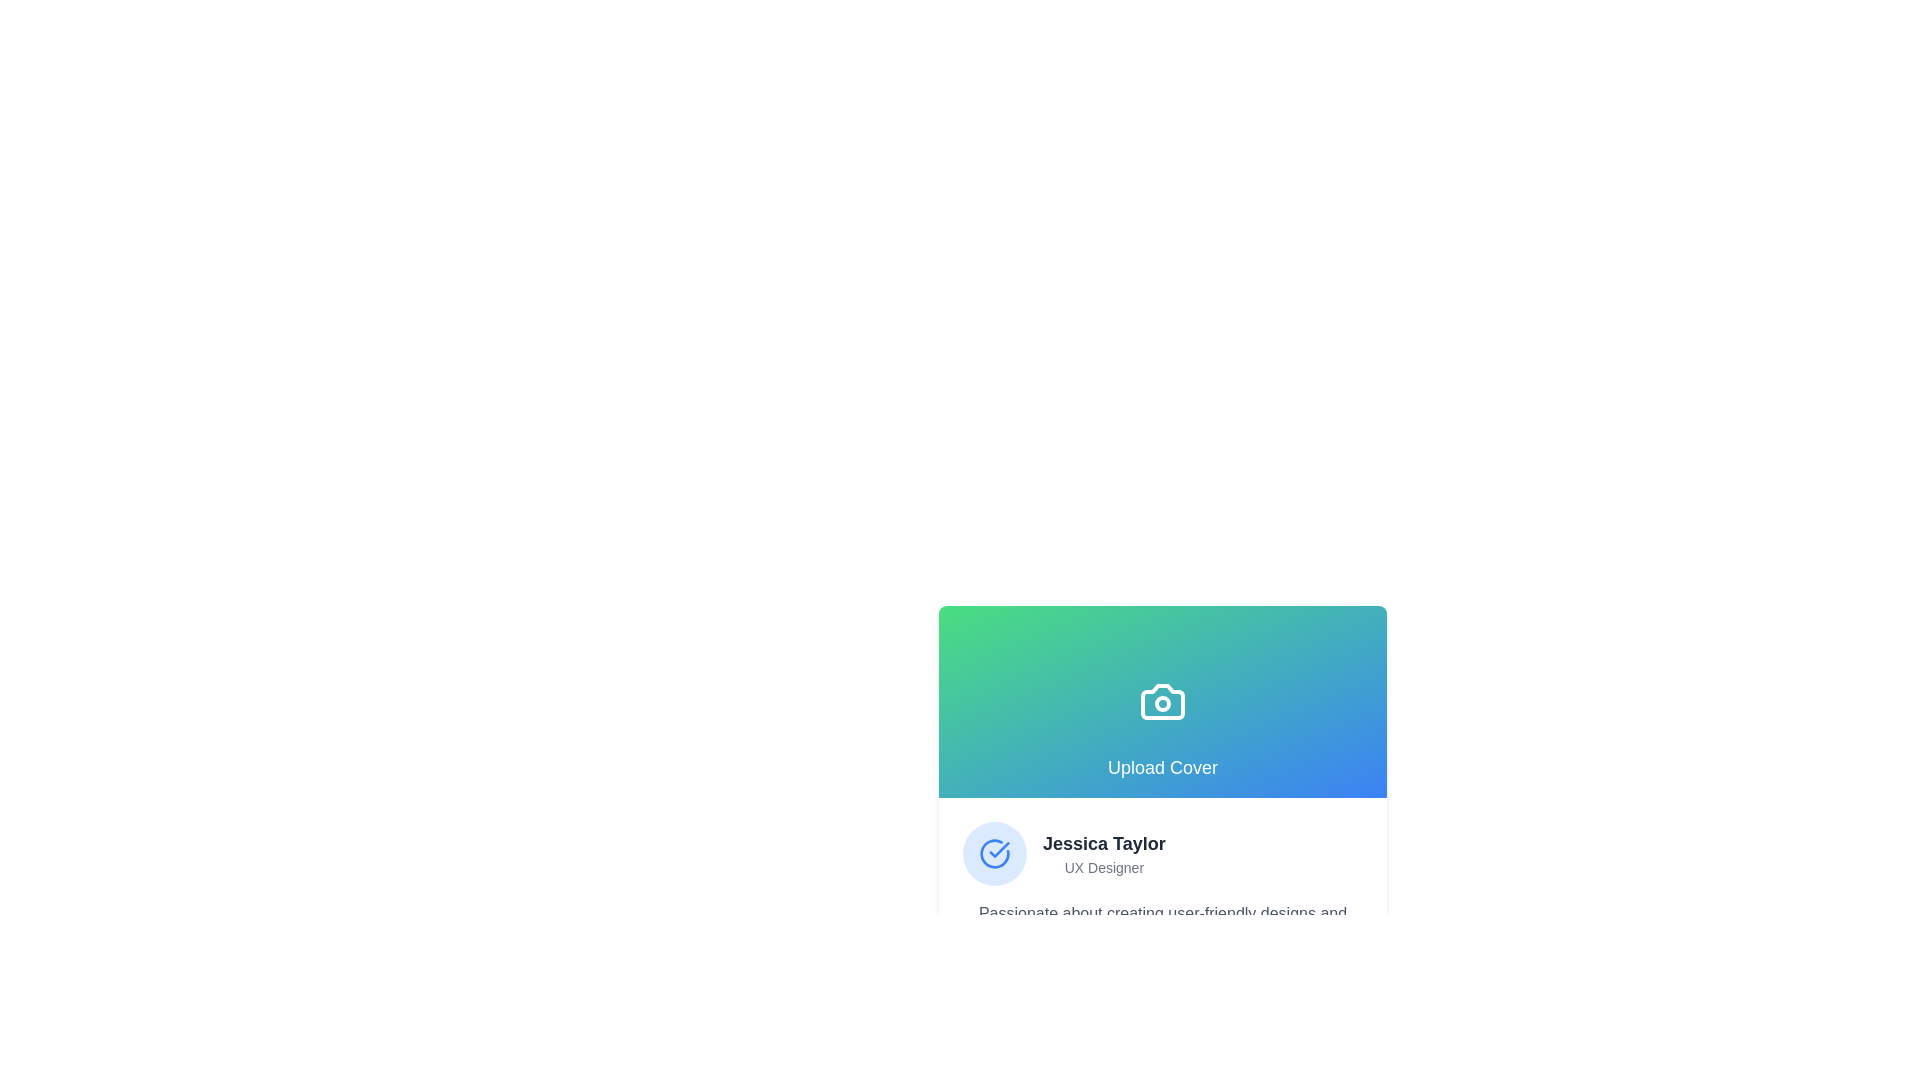 This screenshot has height=1080, width=1920. What do you see at coordinates (1162, 925) in the screenshot?
I see `the text label that provides additional descriptive information about the individual in the profile card, located below the user's role and above the action buttons` at bounding box center [1162, 925].